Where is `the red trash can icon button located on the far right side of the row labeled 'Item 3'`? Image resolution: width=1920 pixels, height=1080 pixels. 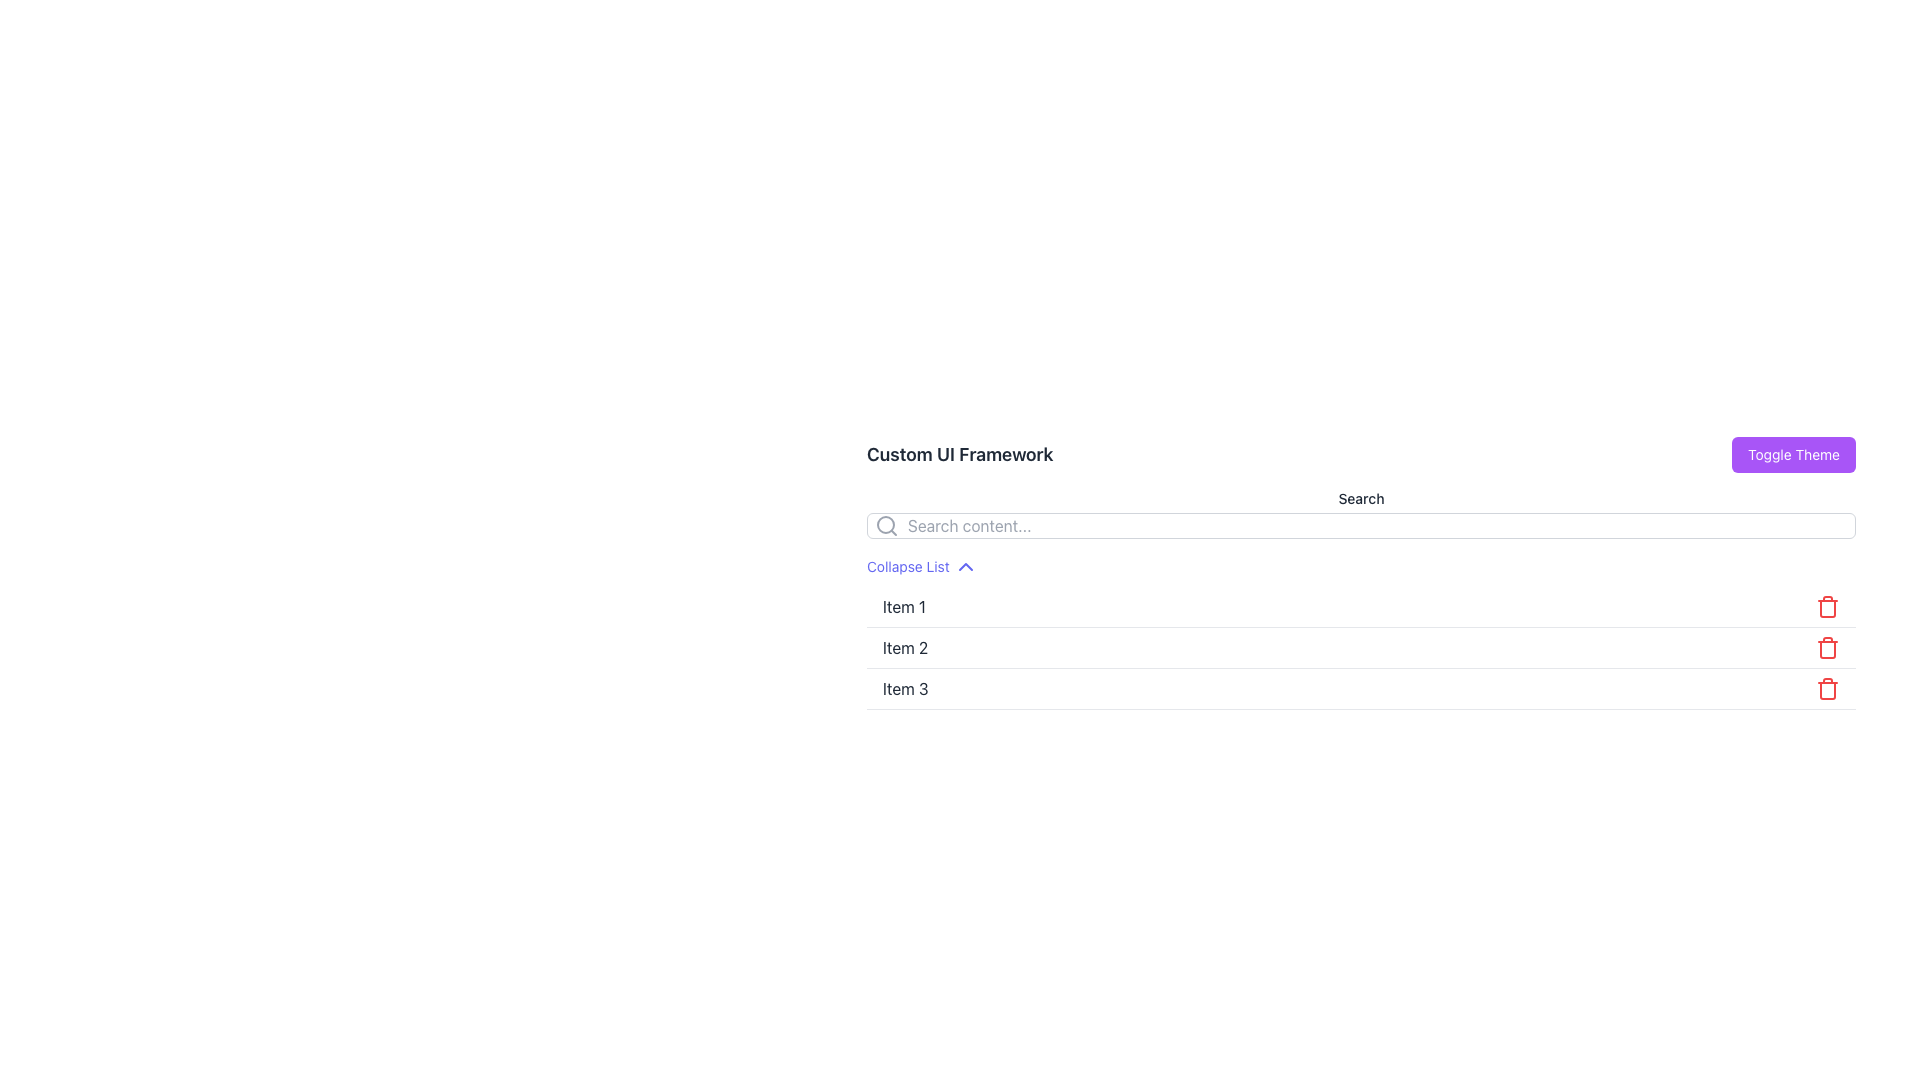
the red trash can icon button located on the far right side of the row labeled 'Item 3' is located at coordinates (1828, 688).